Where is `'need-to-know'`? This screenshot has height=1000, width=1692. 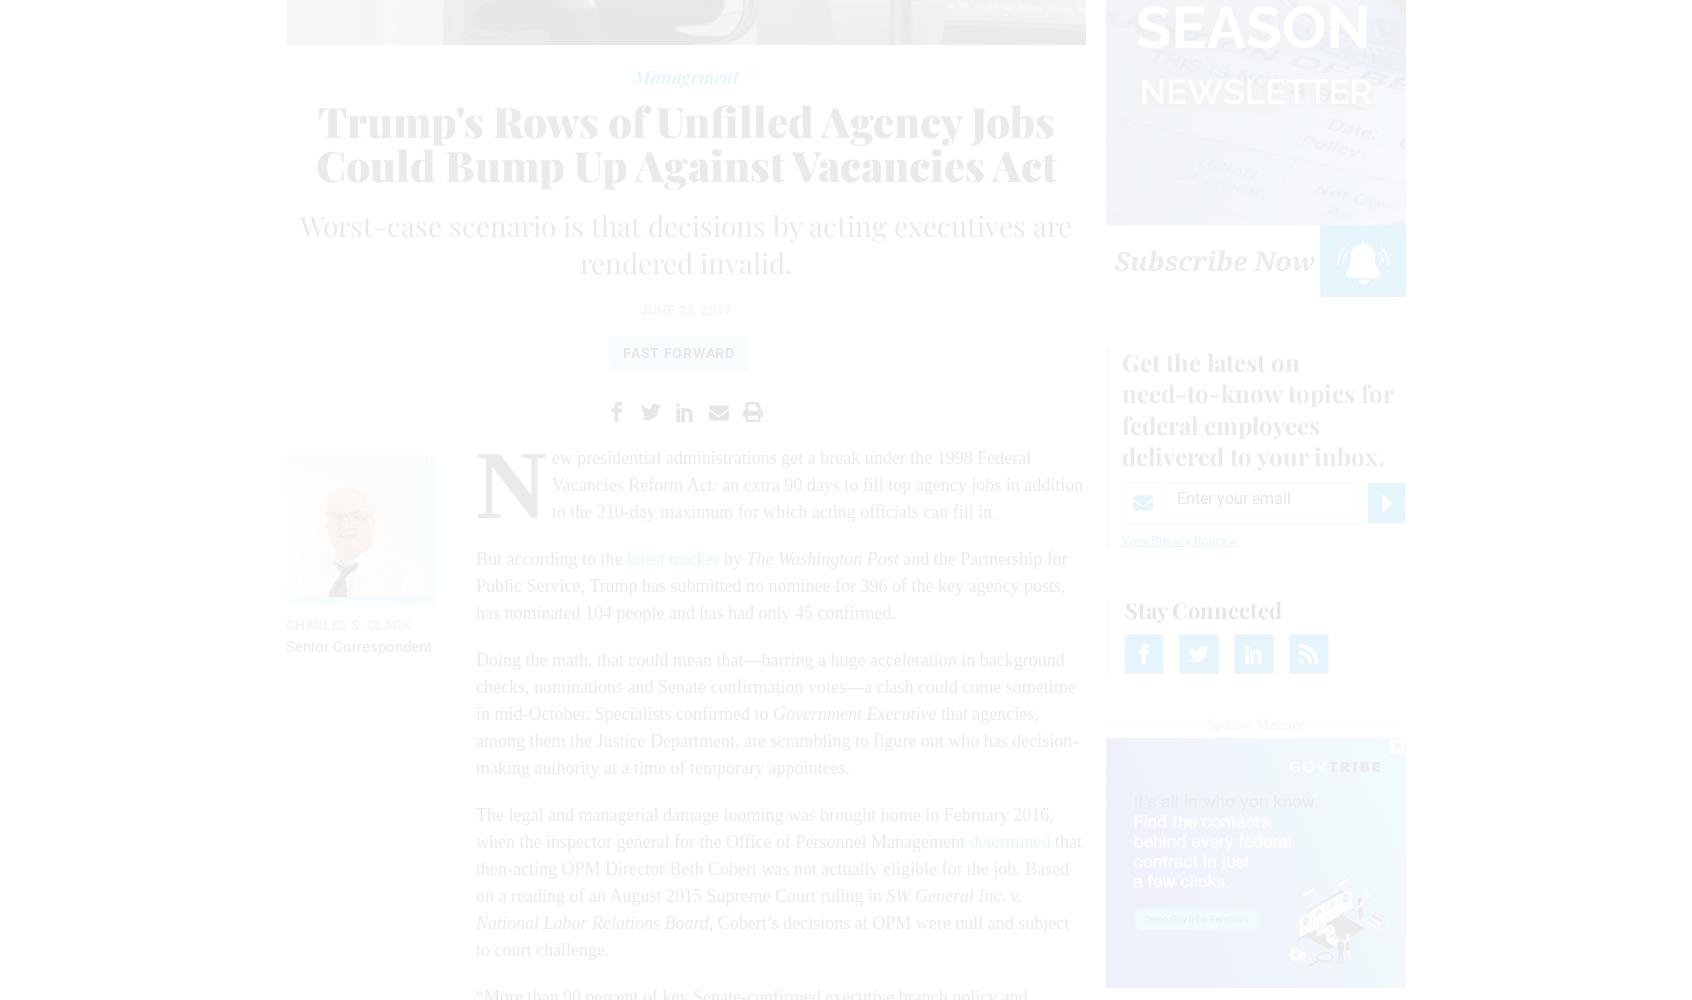 'need-to-know' is located at coordinates (1121, 393).